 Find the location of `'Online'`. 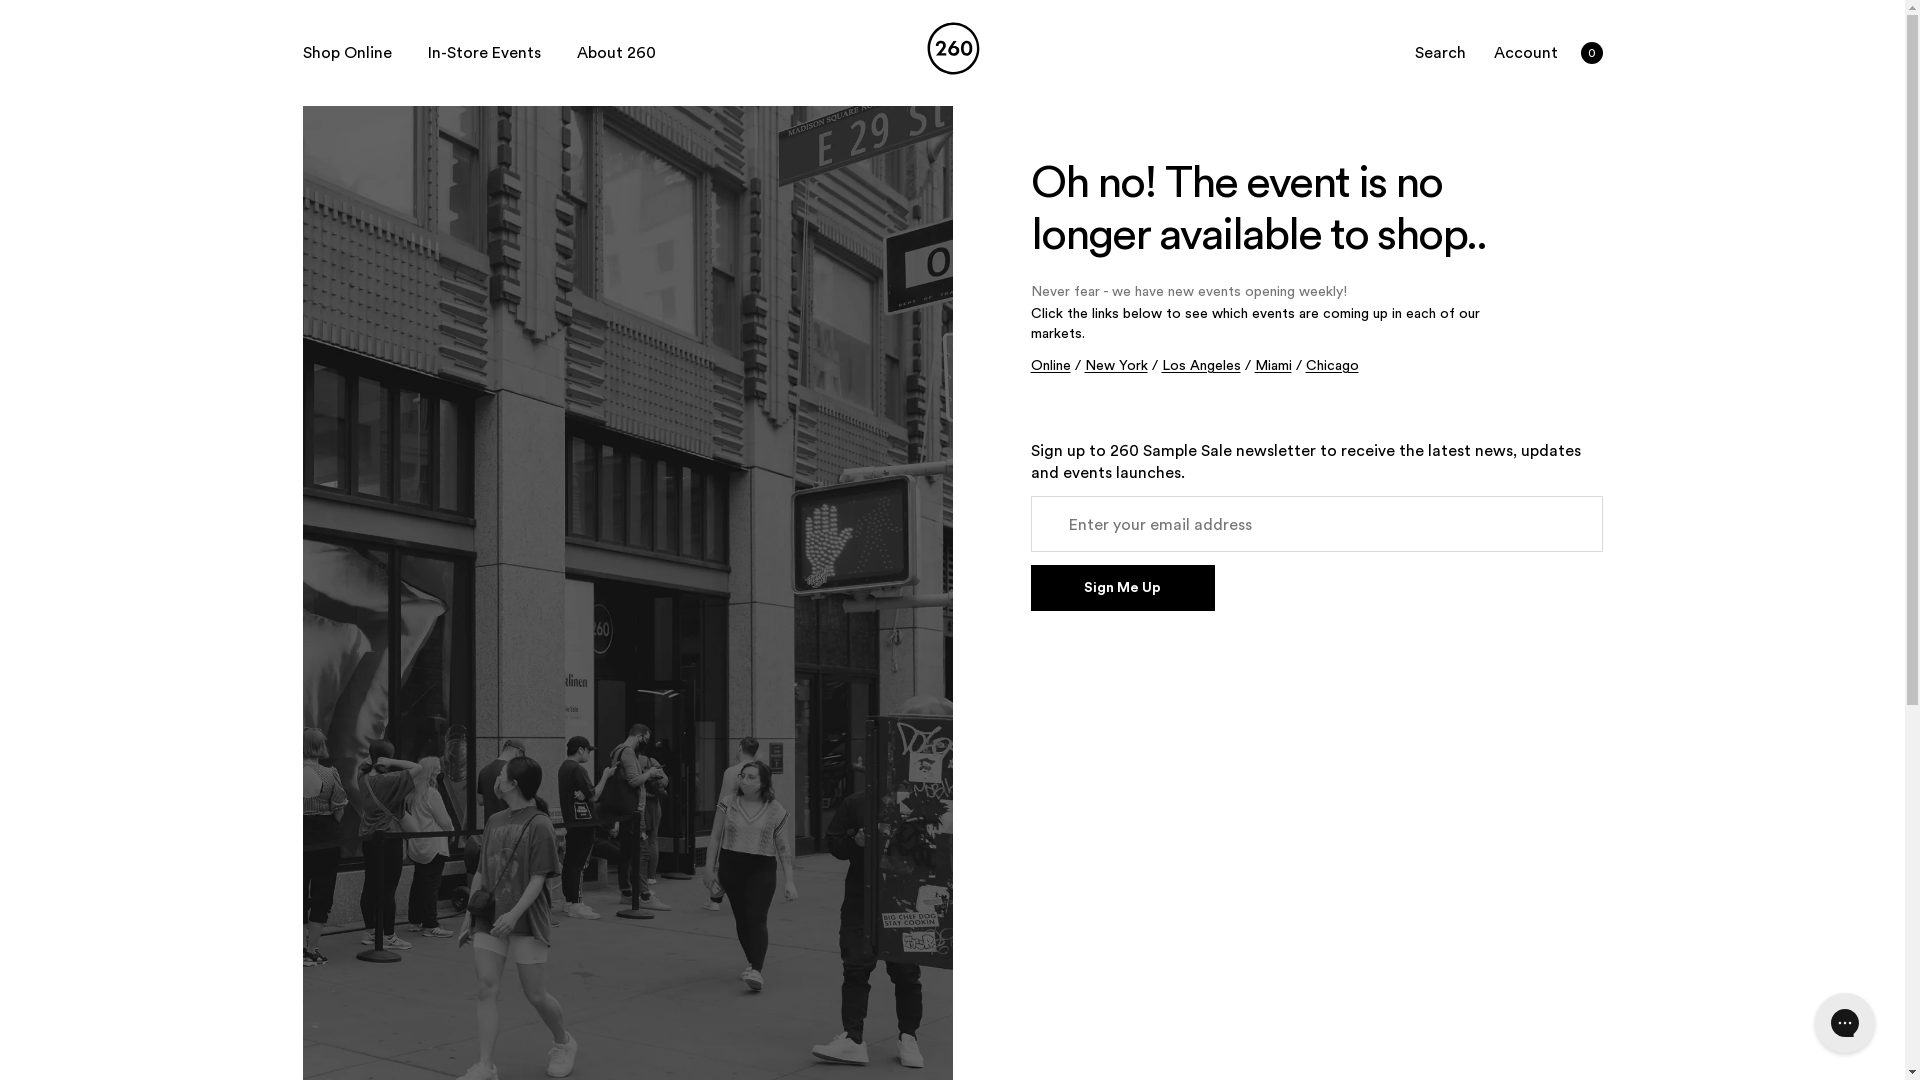

'Online' is located at coordinates (1030, 366).